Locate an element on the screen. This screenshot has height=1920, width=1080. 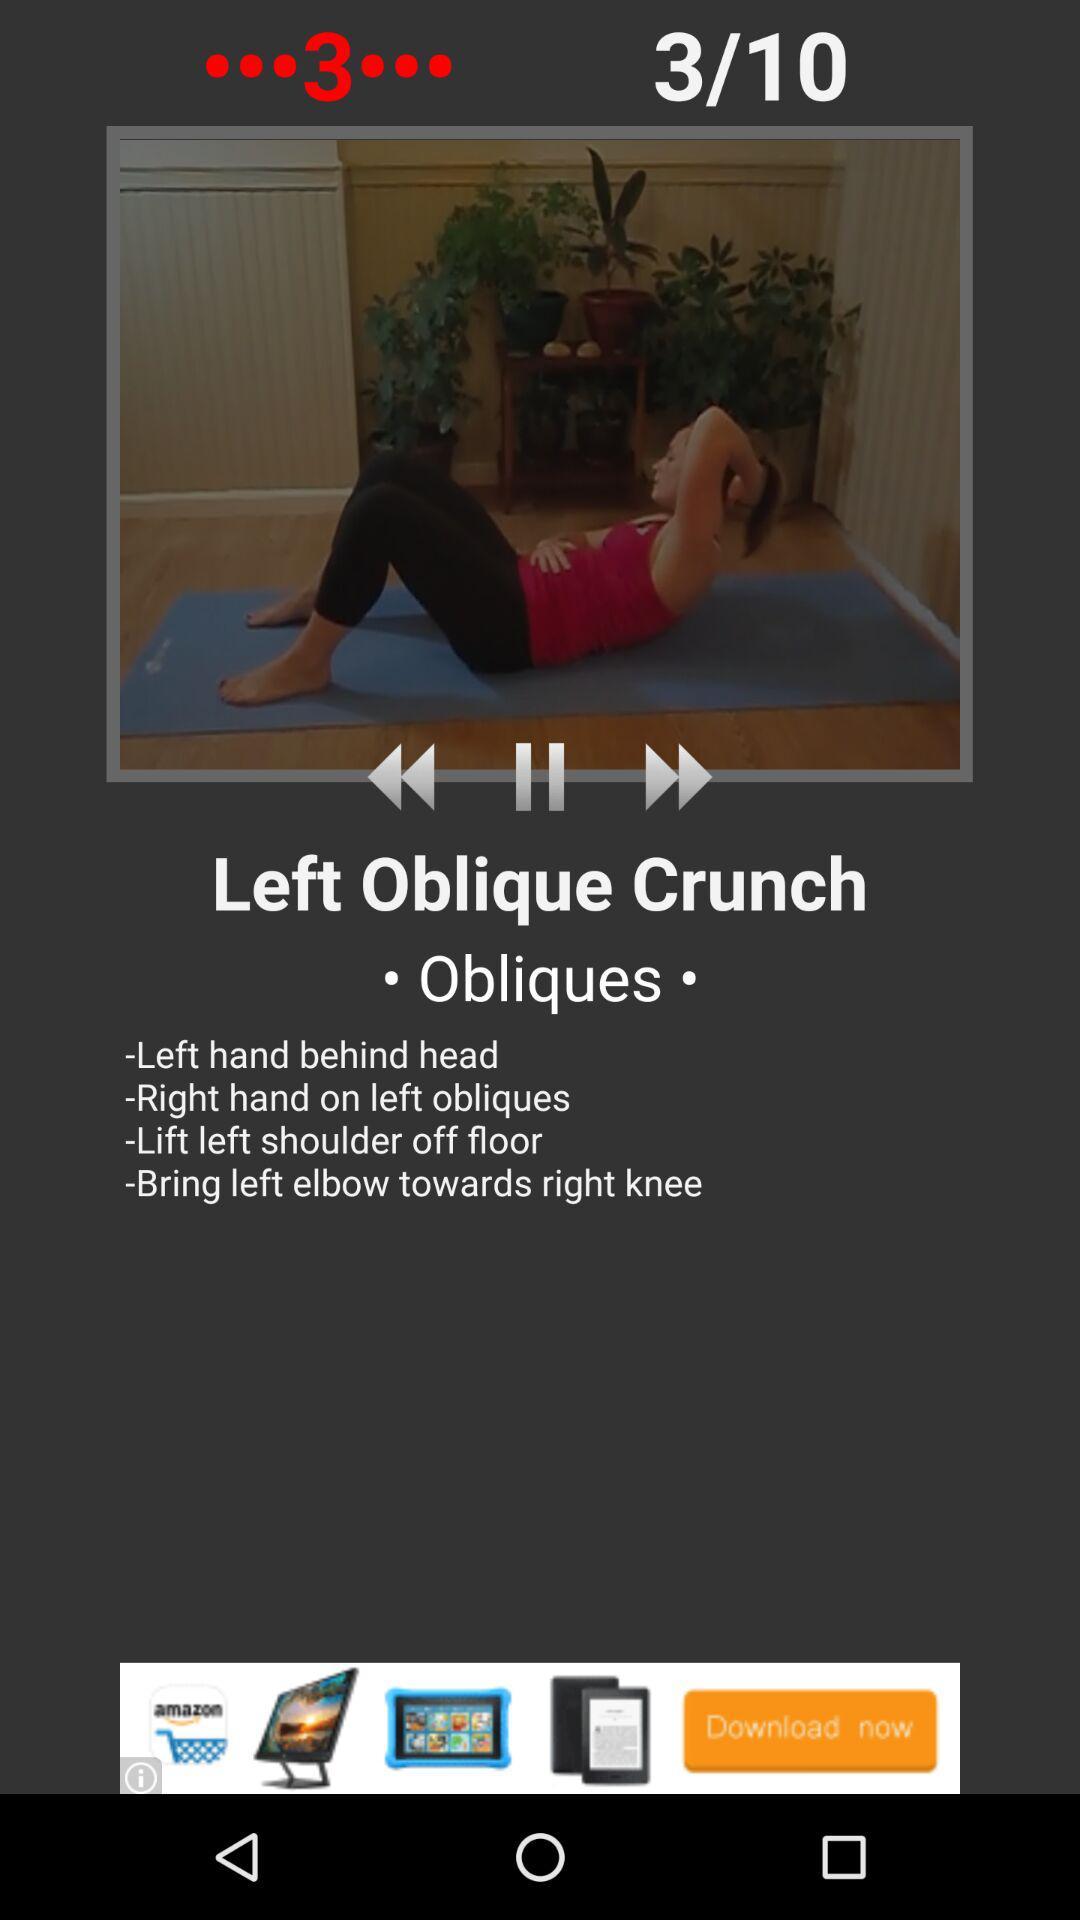
pause video is located at coordinates (540, 776).